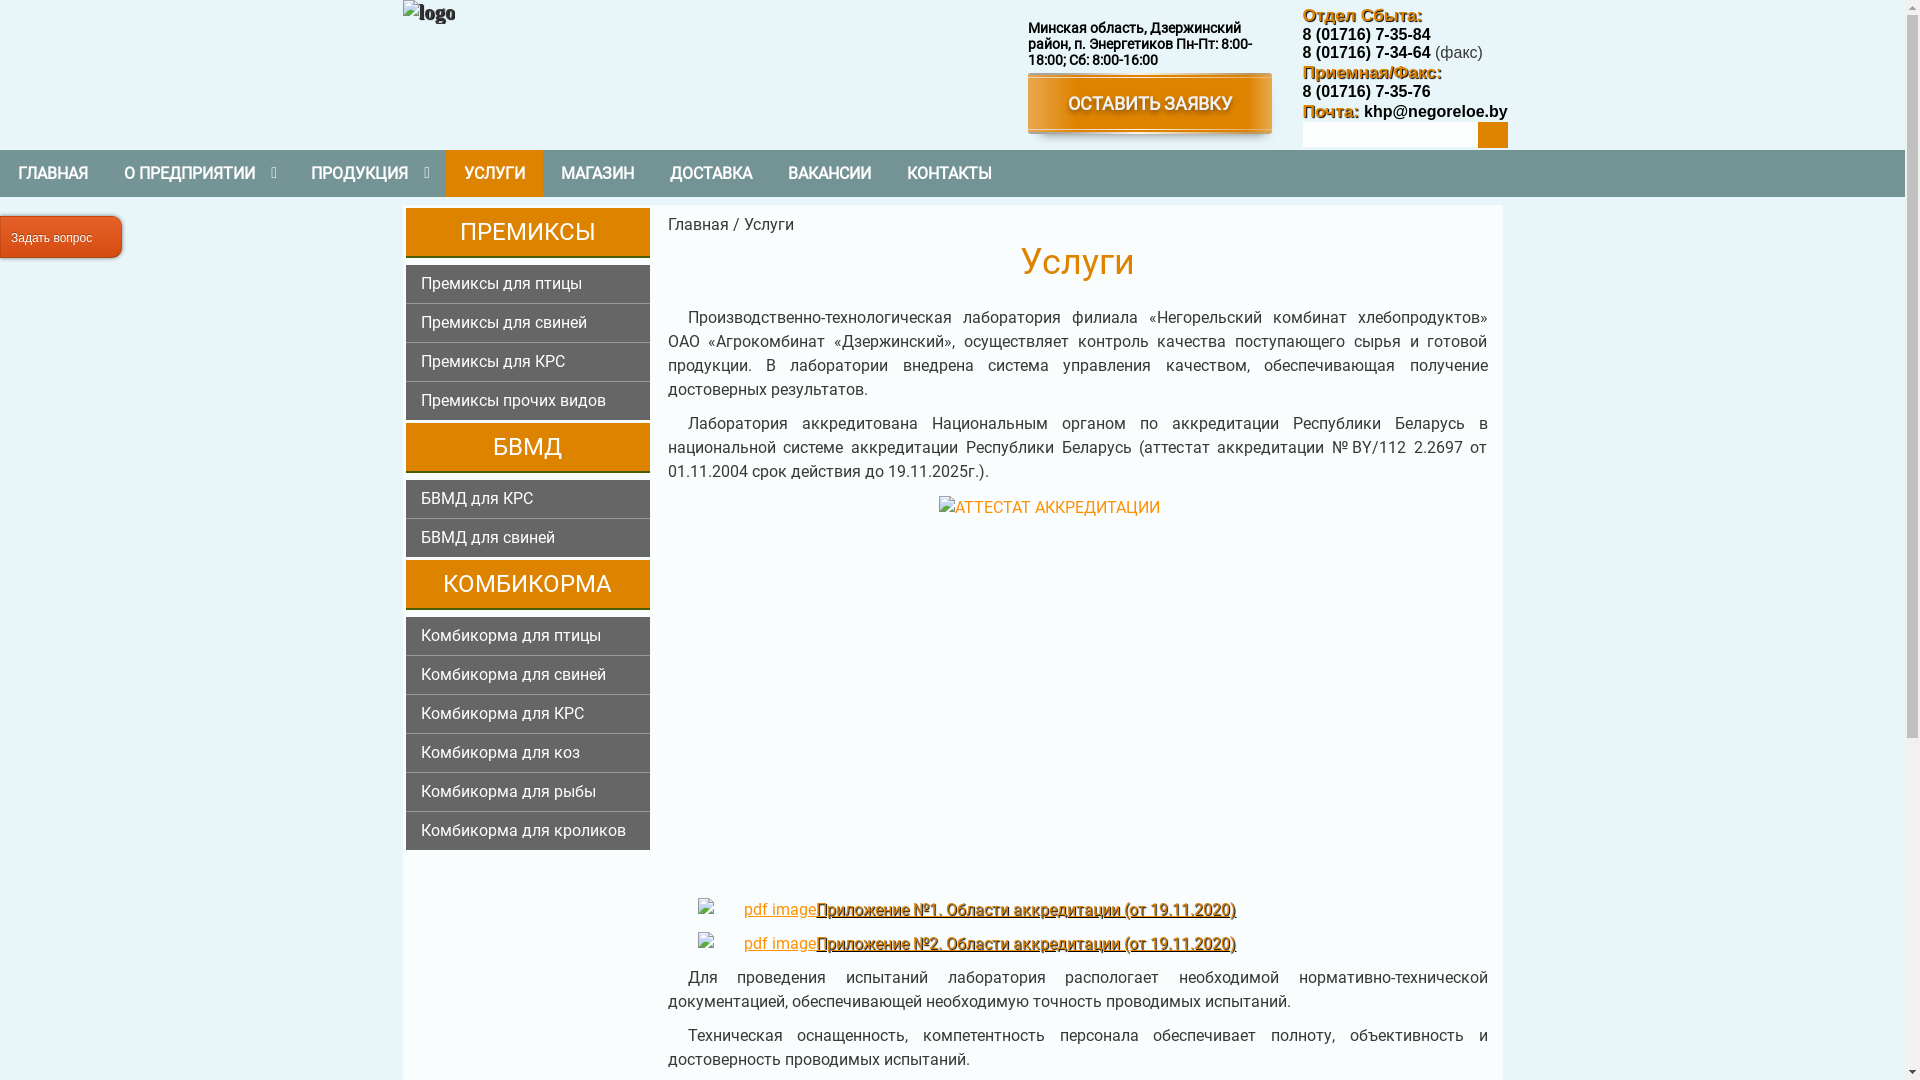  What do you see at coordinates (1358, 110) in the screenshot?
I see `'khp@negoreloe.by'` at bounding box center [1358, 110].